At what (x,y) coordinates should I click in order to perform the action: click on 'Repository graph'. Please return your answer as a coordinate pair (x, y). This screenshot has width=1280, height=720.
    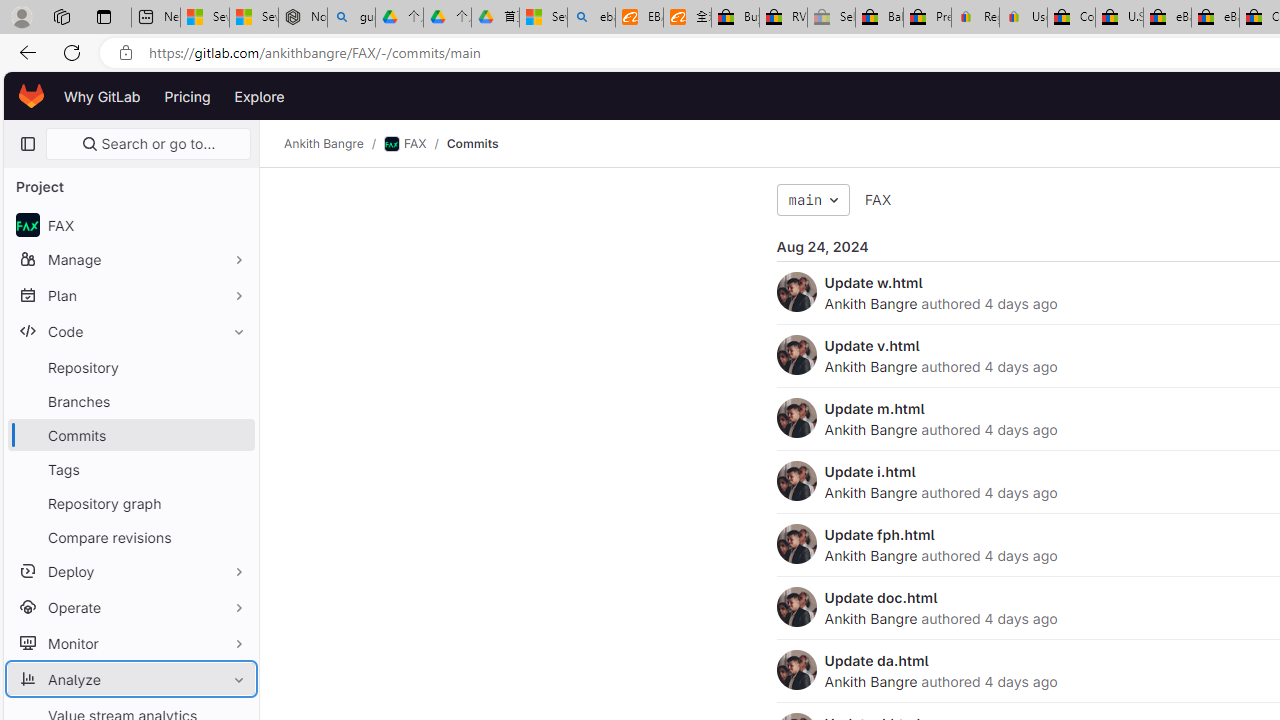
    Looking at the image, I should click on (130, 501).